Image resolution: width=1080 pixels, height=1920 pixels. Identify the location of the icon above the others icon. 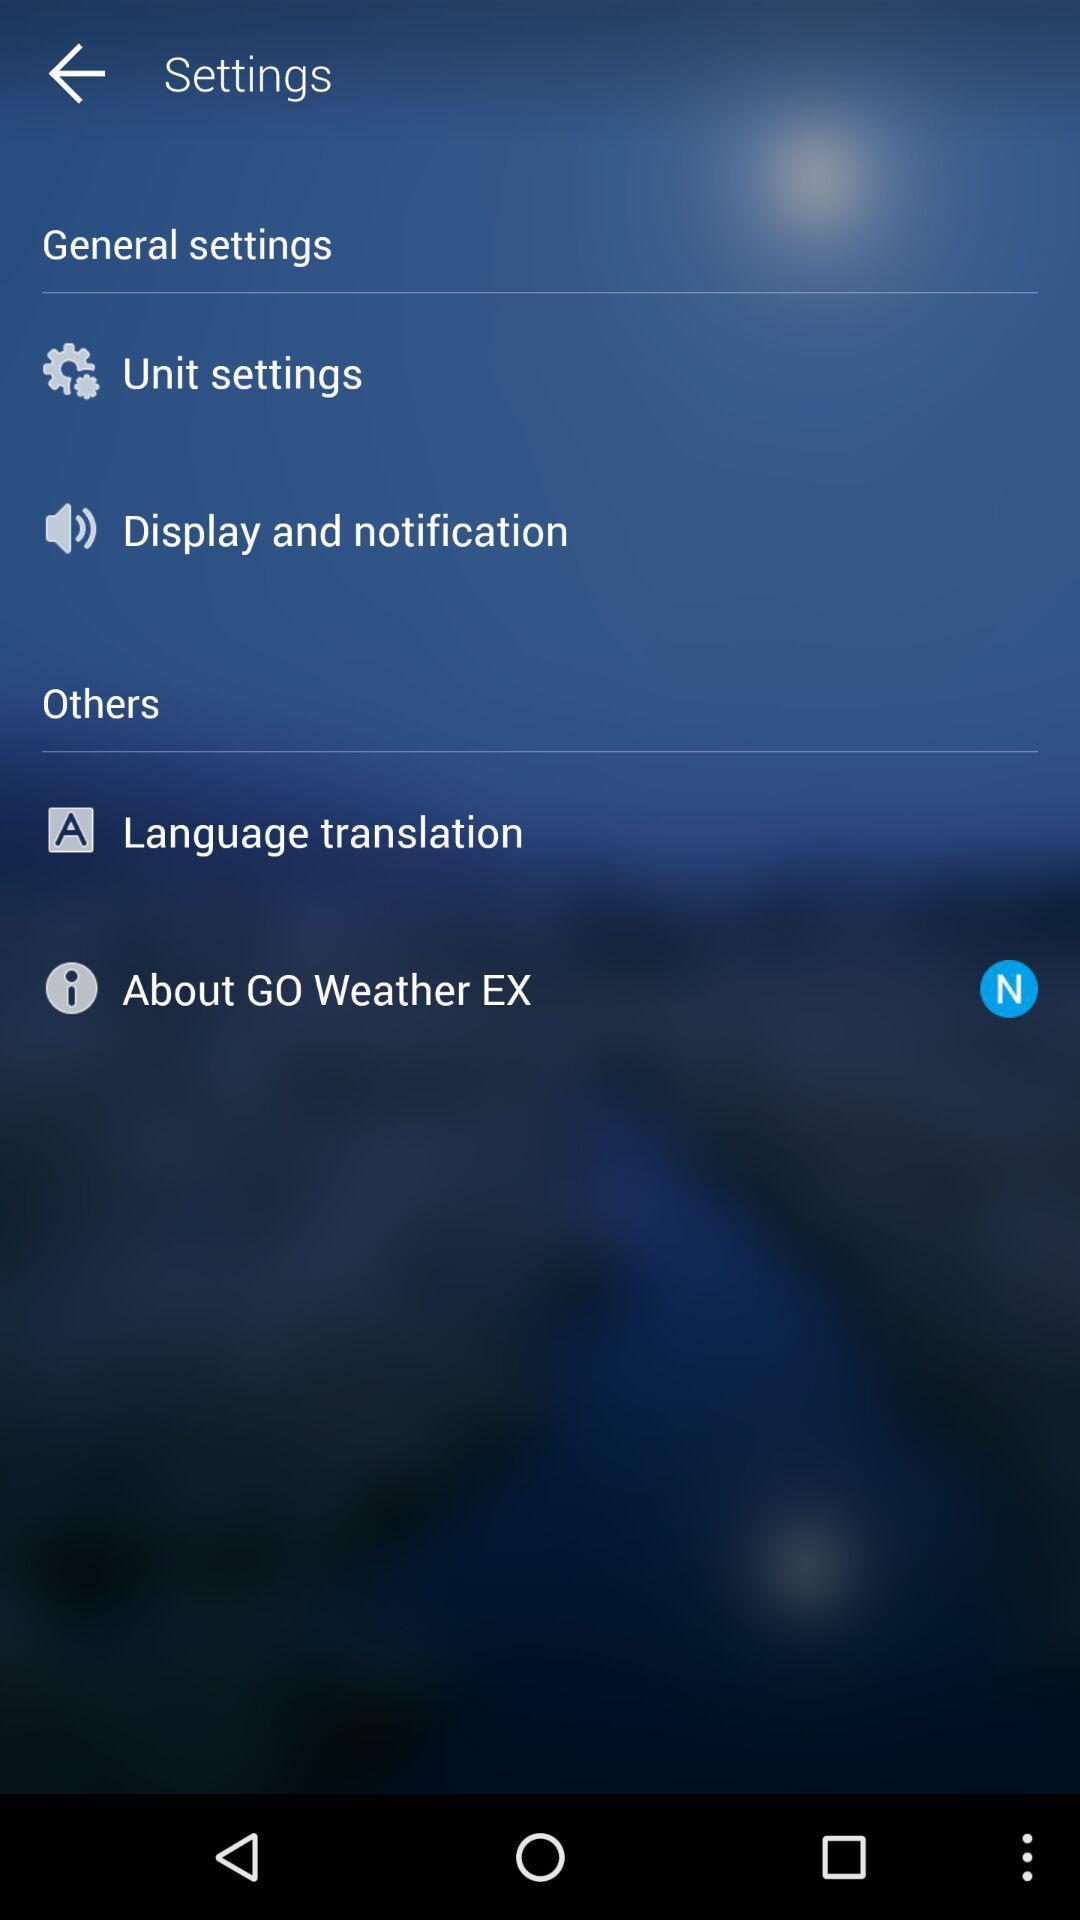
(540, 529).